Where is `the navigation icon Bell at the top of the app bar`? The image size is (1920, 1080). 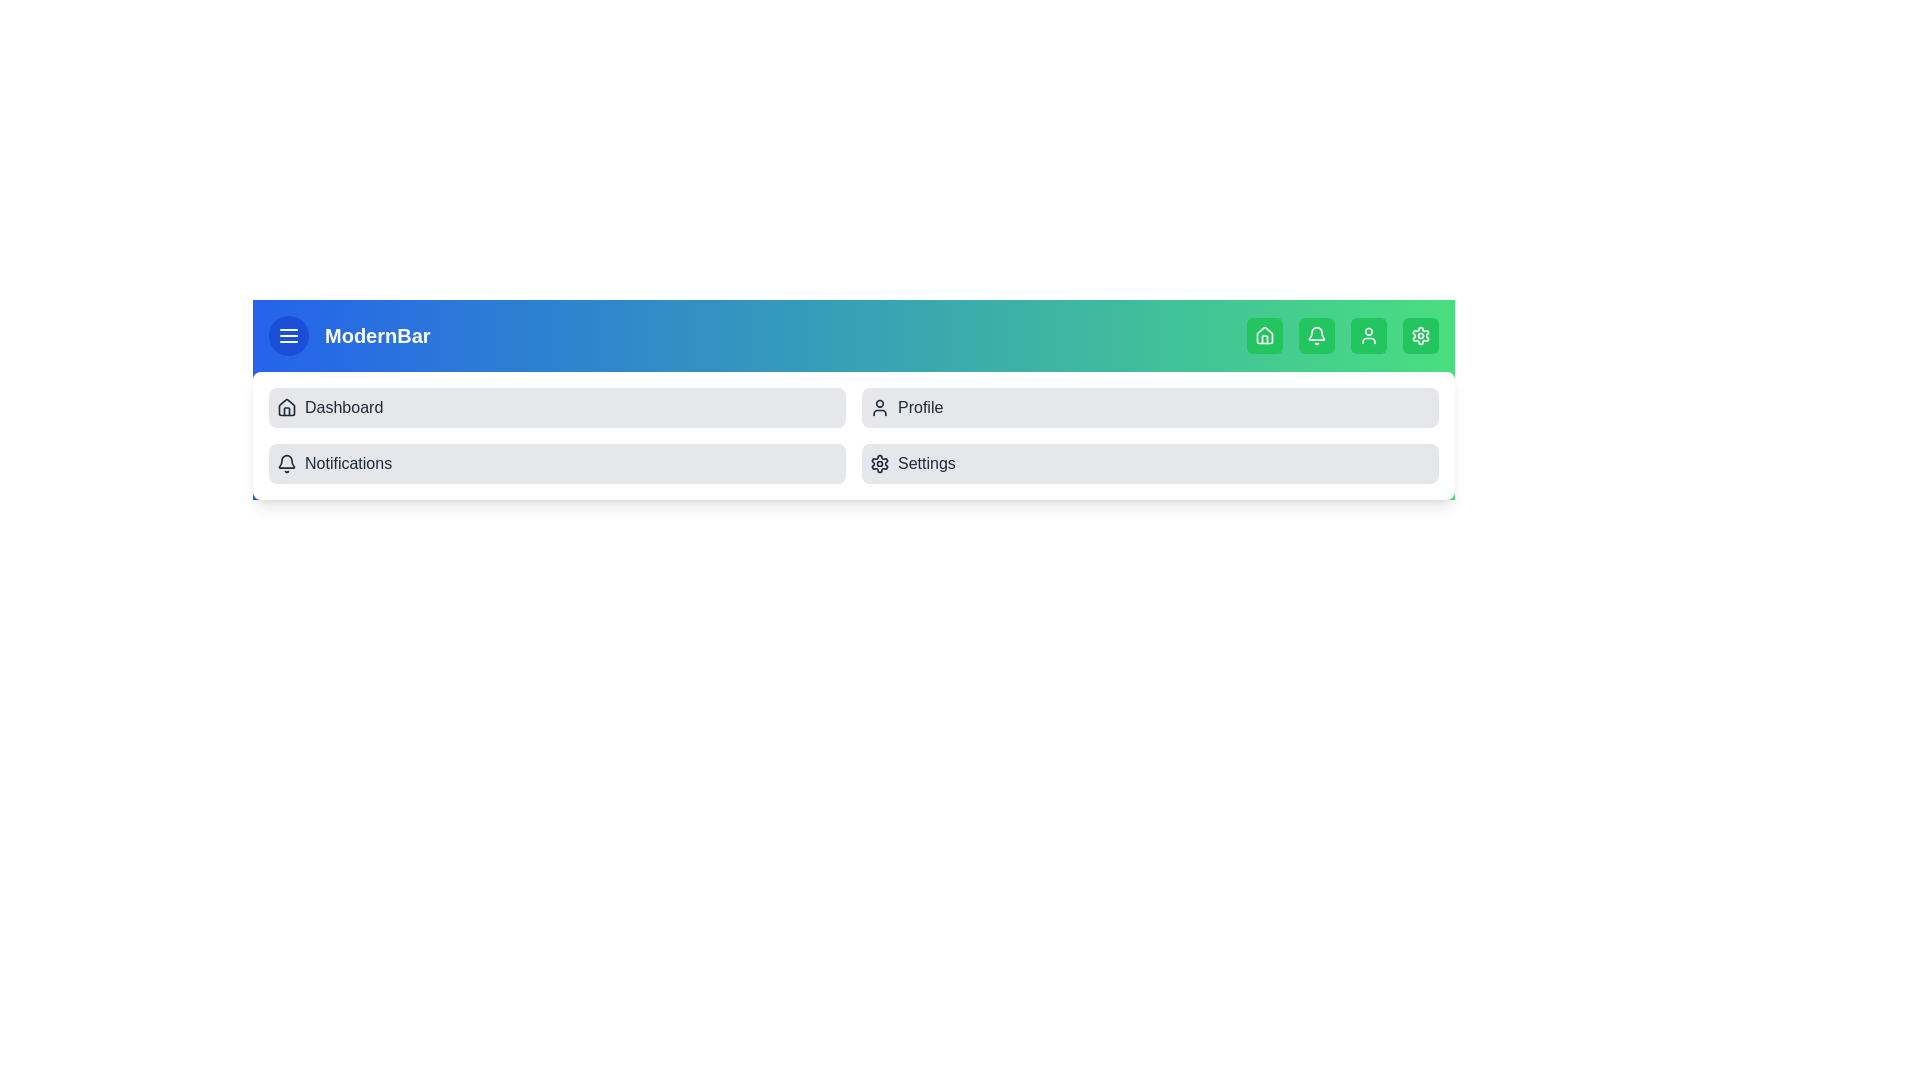
the navigation icon Bell at the top of the app bar is located at coordinates (1316, 334).